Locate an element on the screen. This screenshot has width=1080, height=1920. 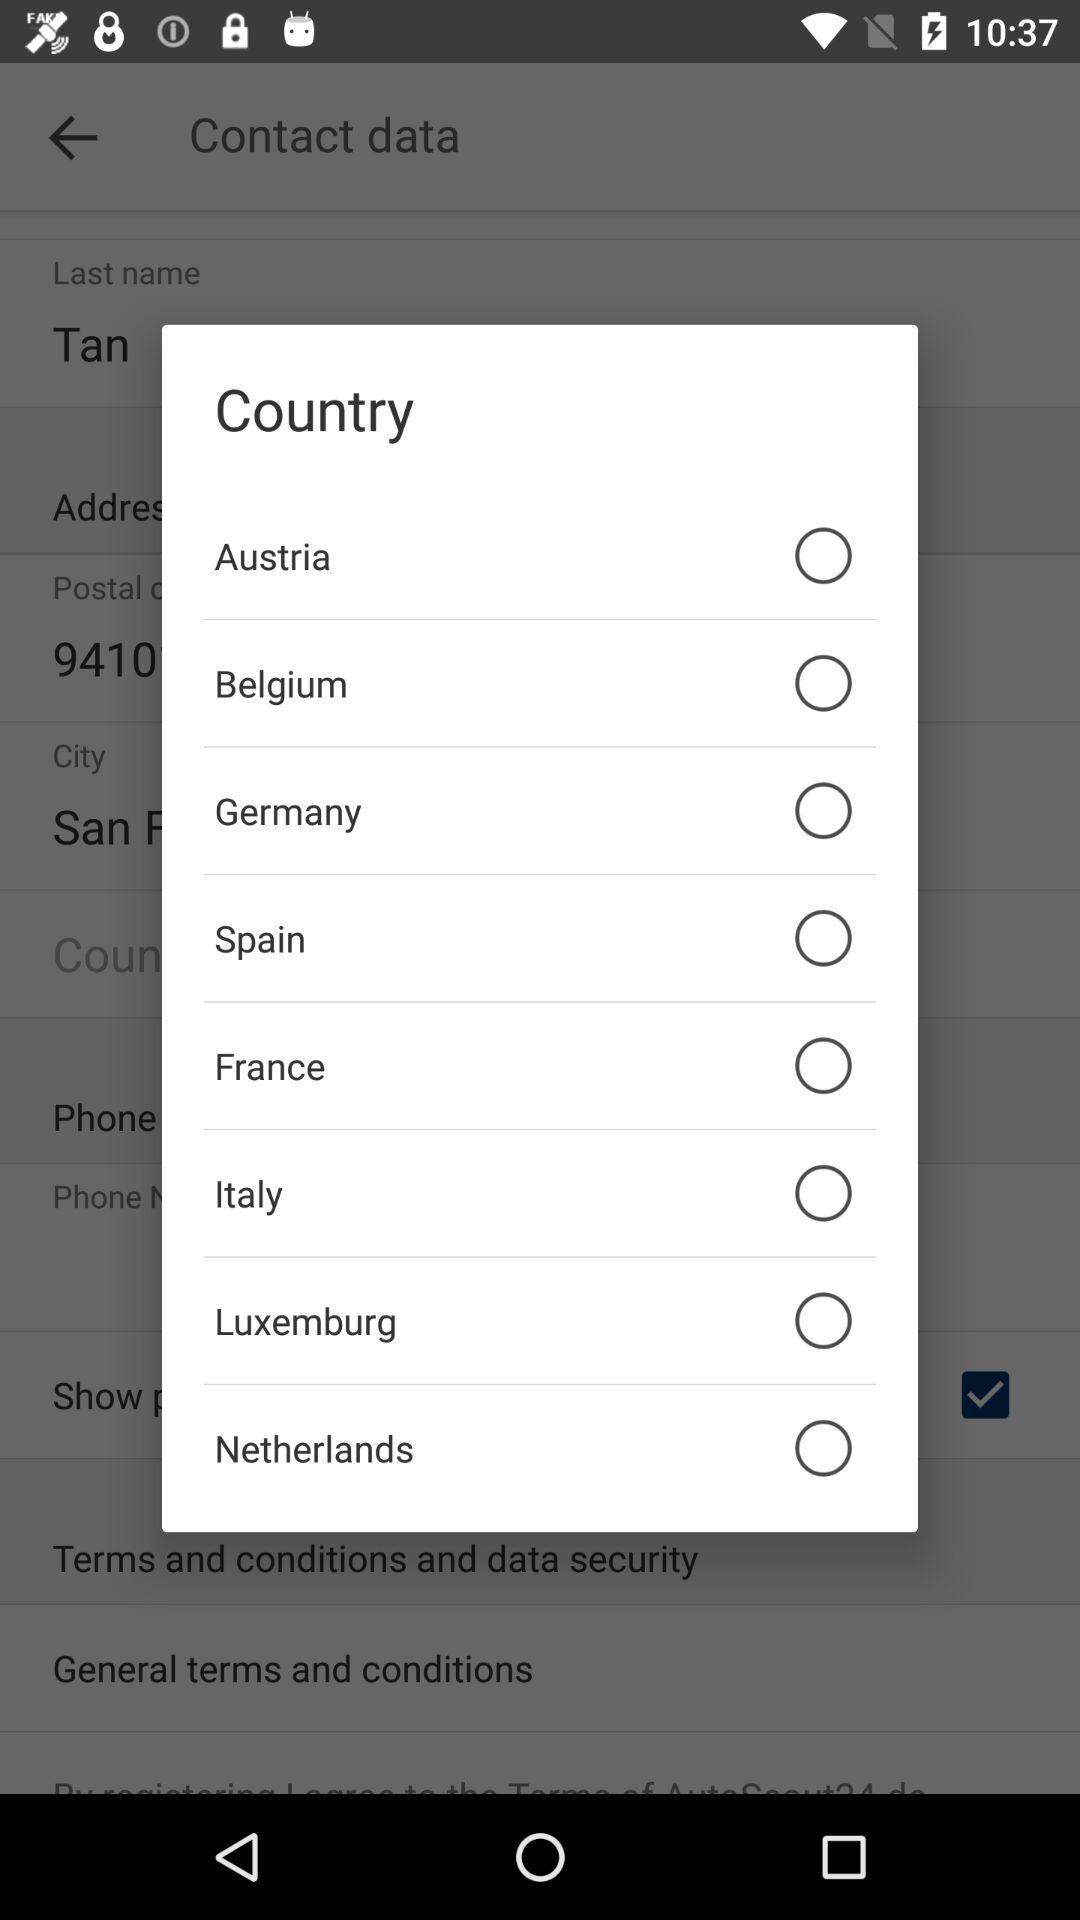
the france icon is located at coordinates (540, 1064).